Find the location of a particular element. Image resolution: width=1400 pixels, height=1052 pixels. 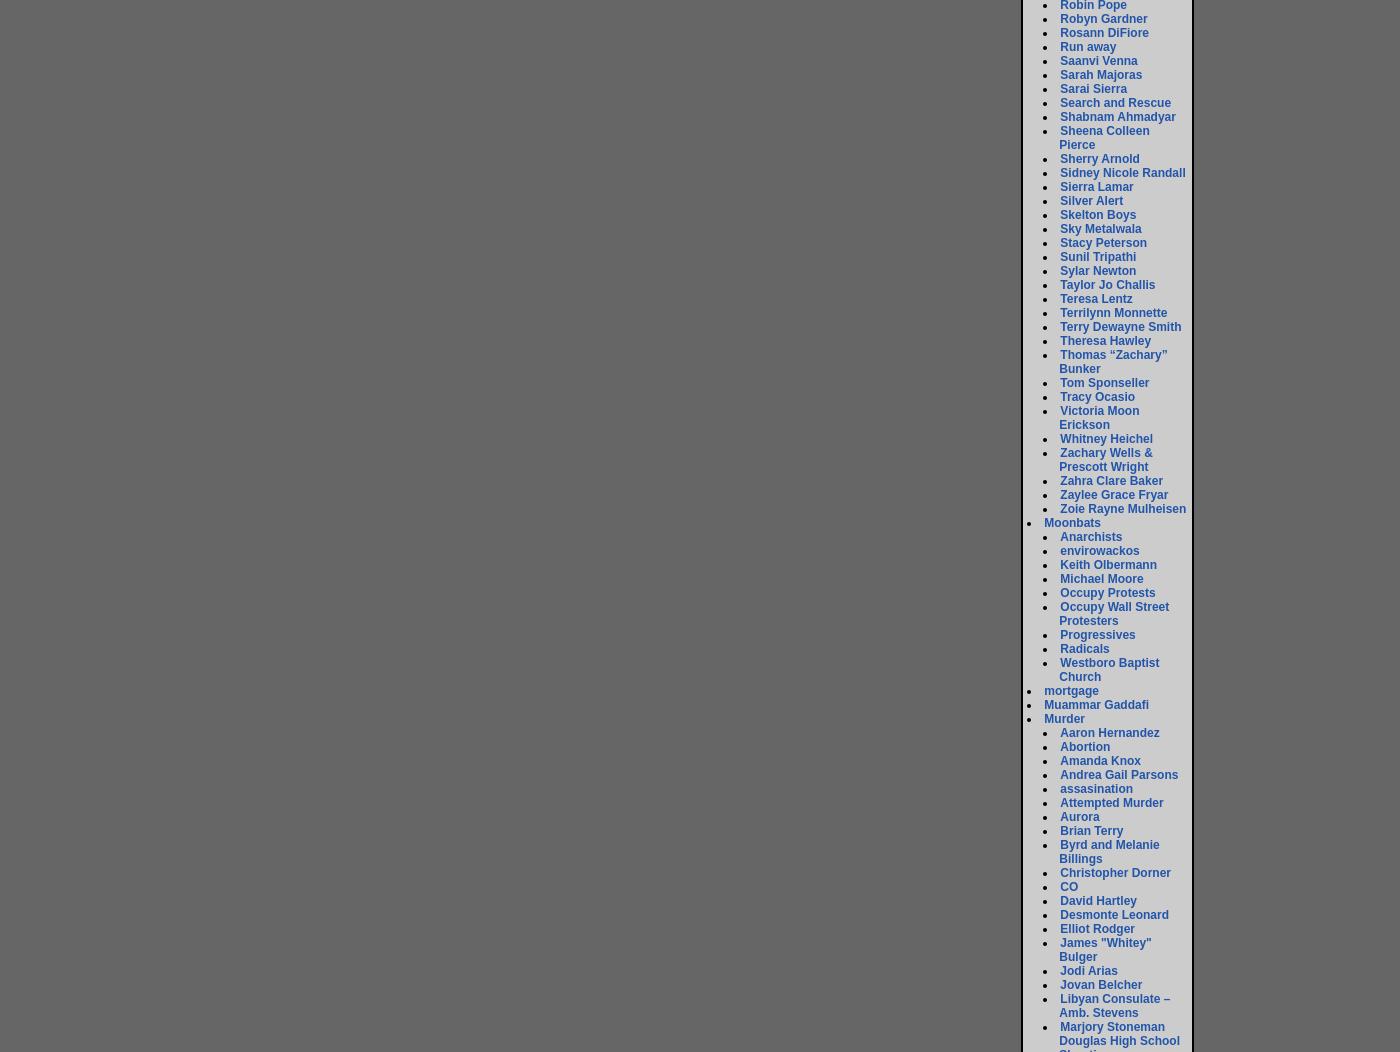

'Shabnam Ahmadyar' is located at coordinates (1117, 116).